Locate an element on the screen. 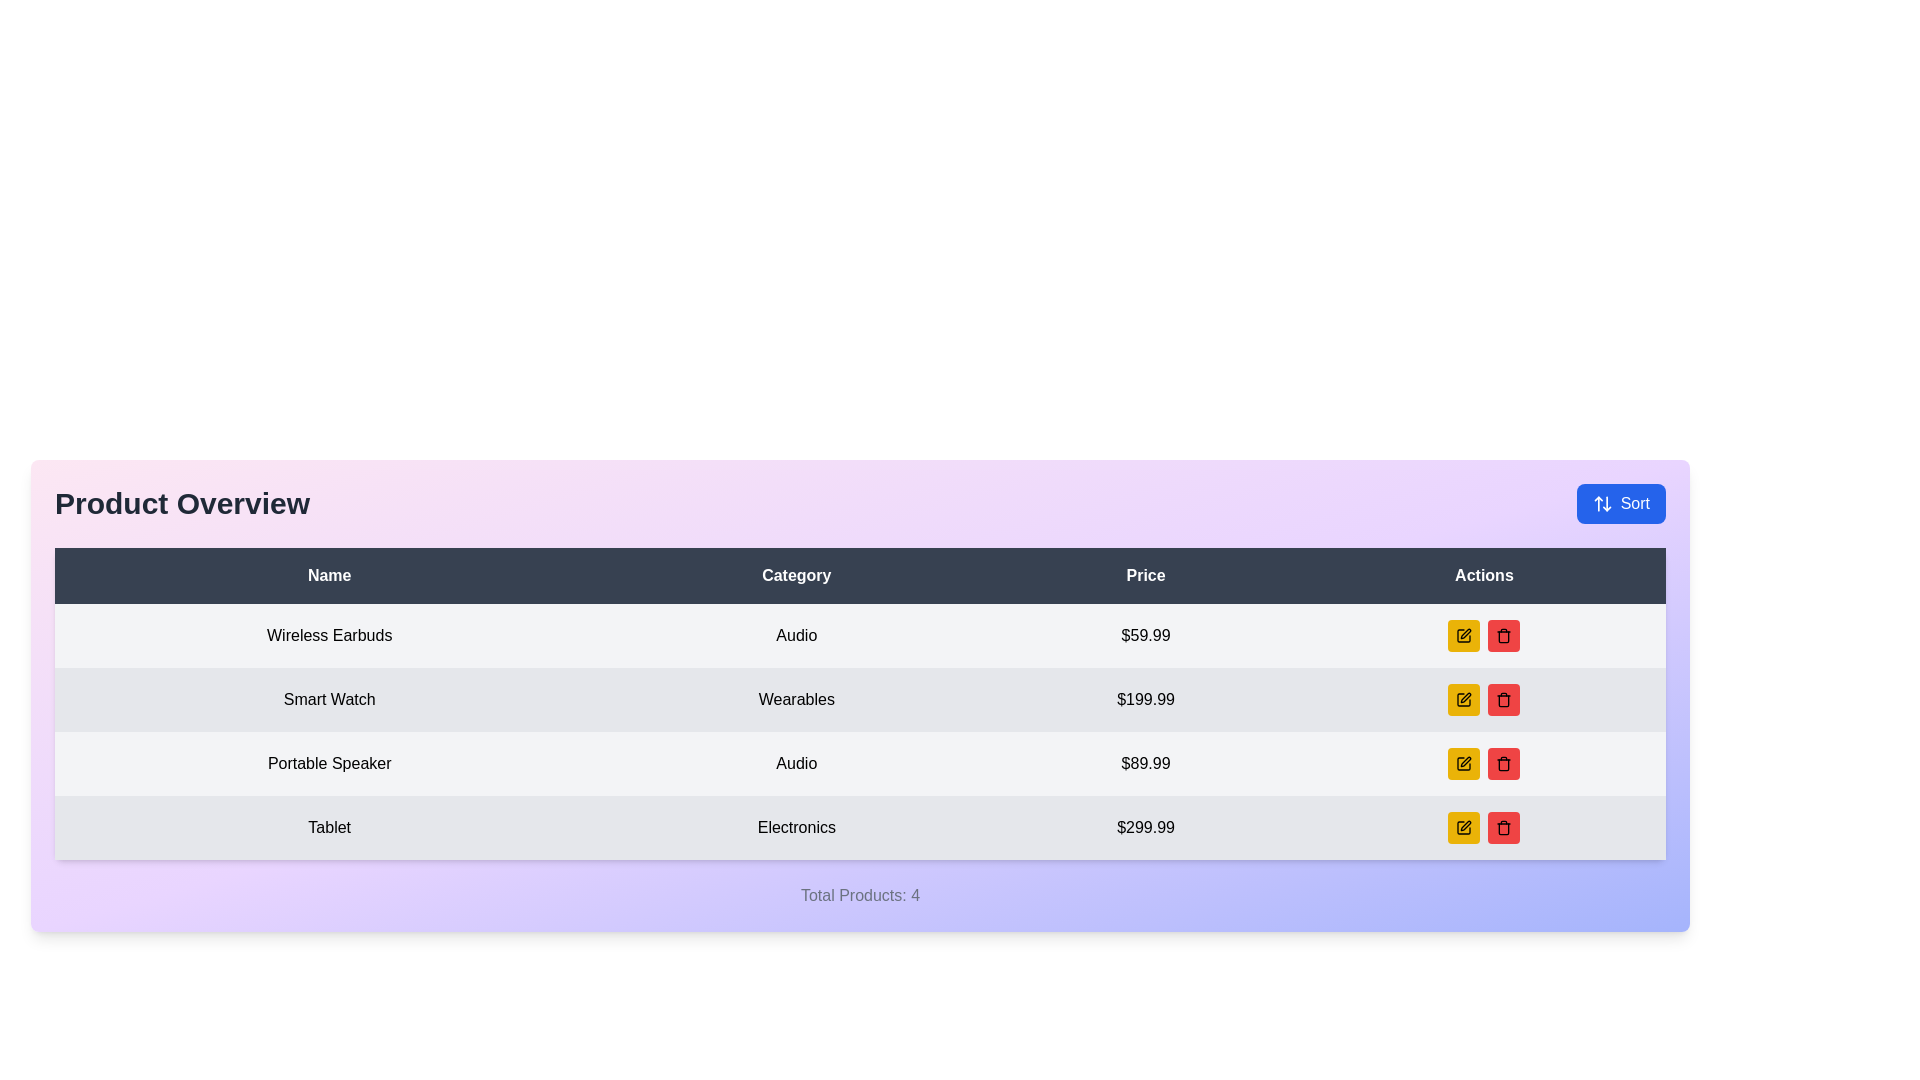 Image resolution: width=1920 pixels, height=1080 pixels. the icon button resembling a pen inside a yellow rounded button located in the fourth row under the 'Actions' column is located at coordinates (1464, 828).